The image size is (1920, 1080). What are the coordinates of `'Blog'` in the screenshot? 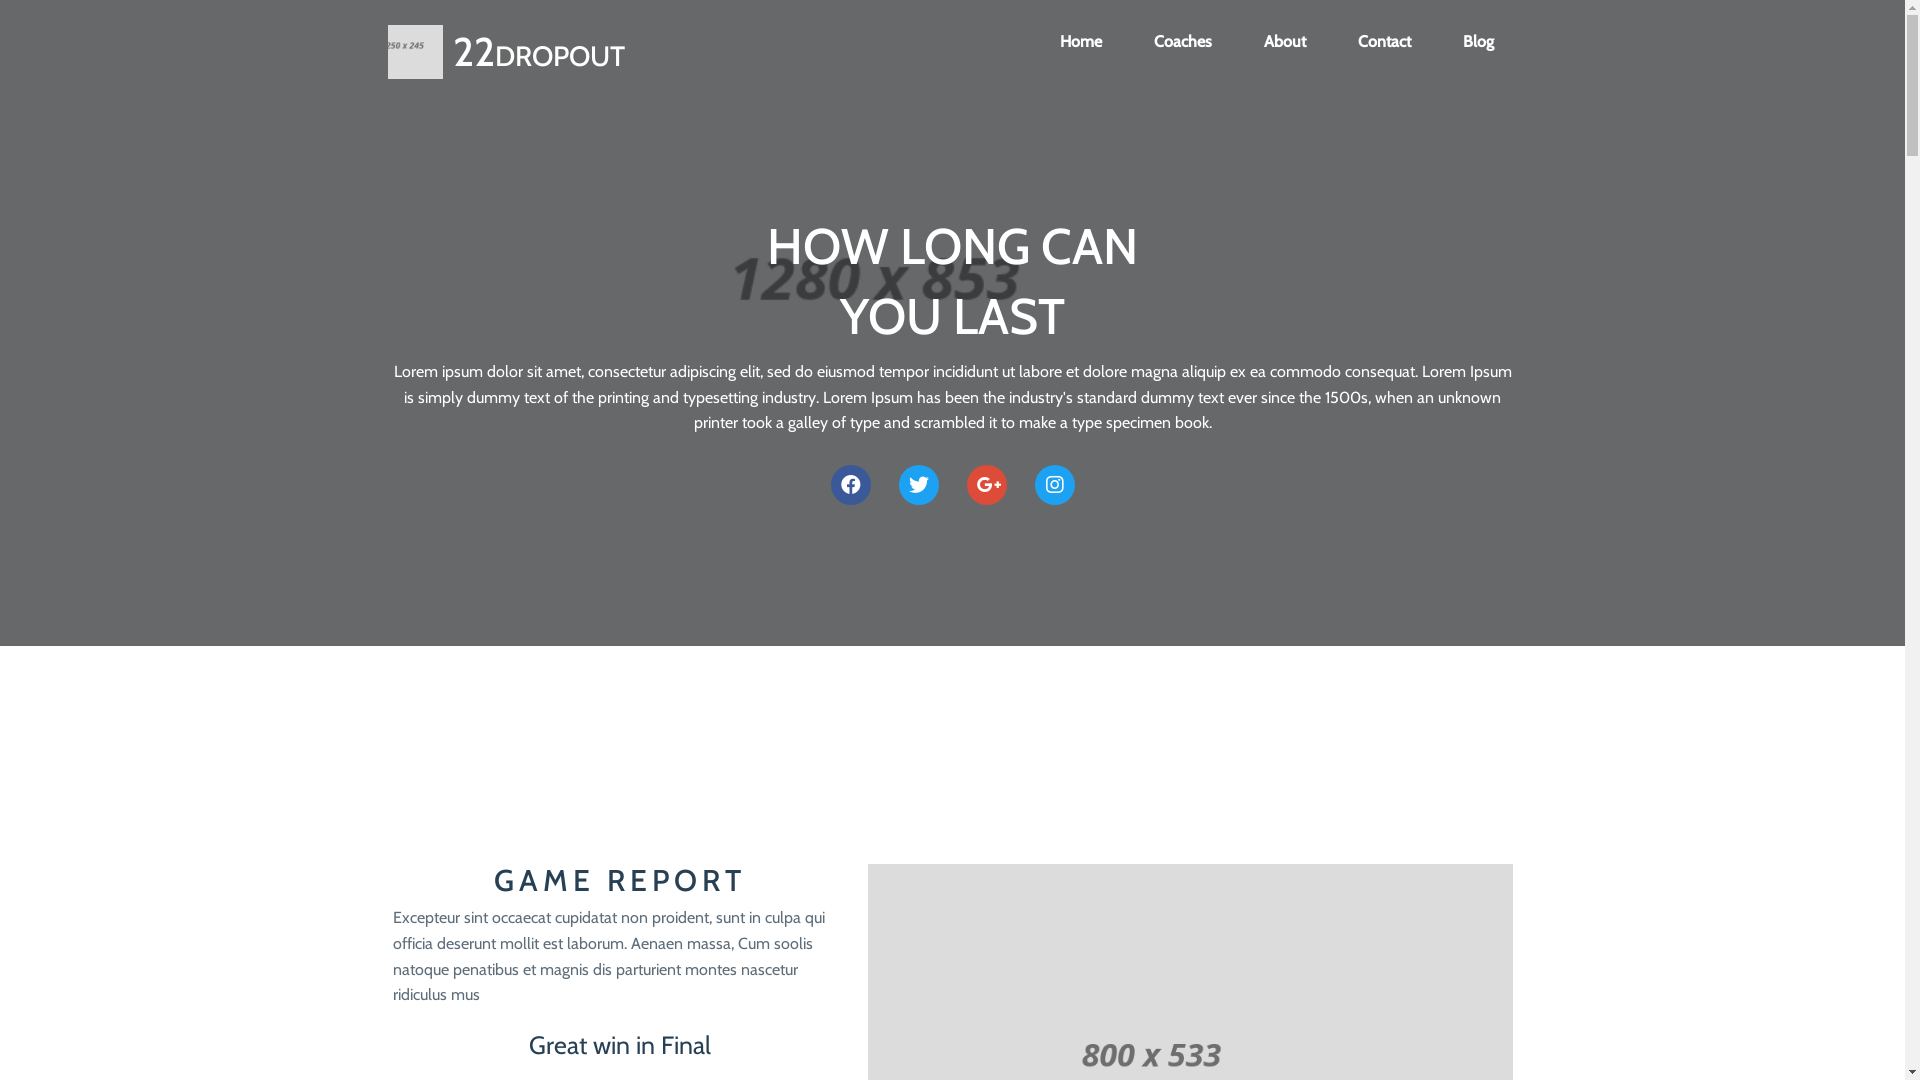 It's located at (1477, 42).